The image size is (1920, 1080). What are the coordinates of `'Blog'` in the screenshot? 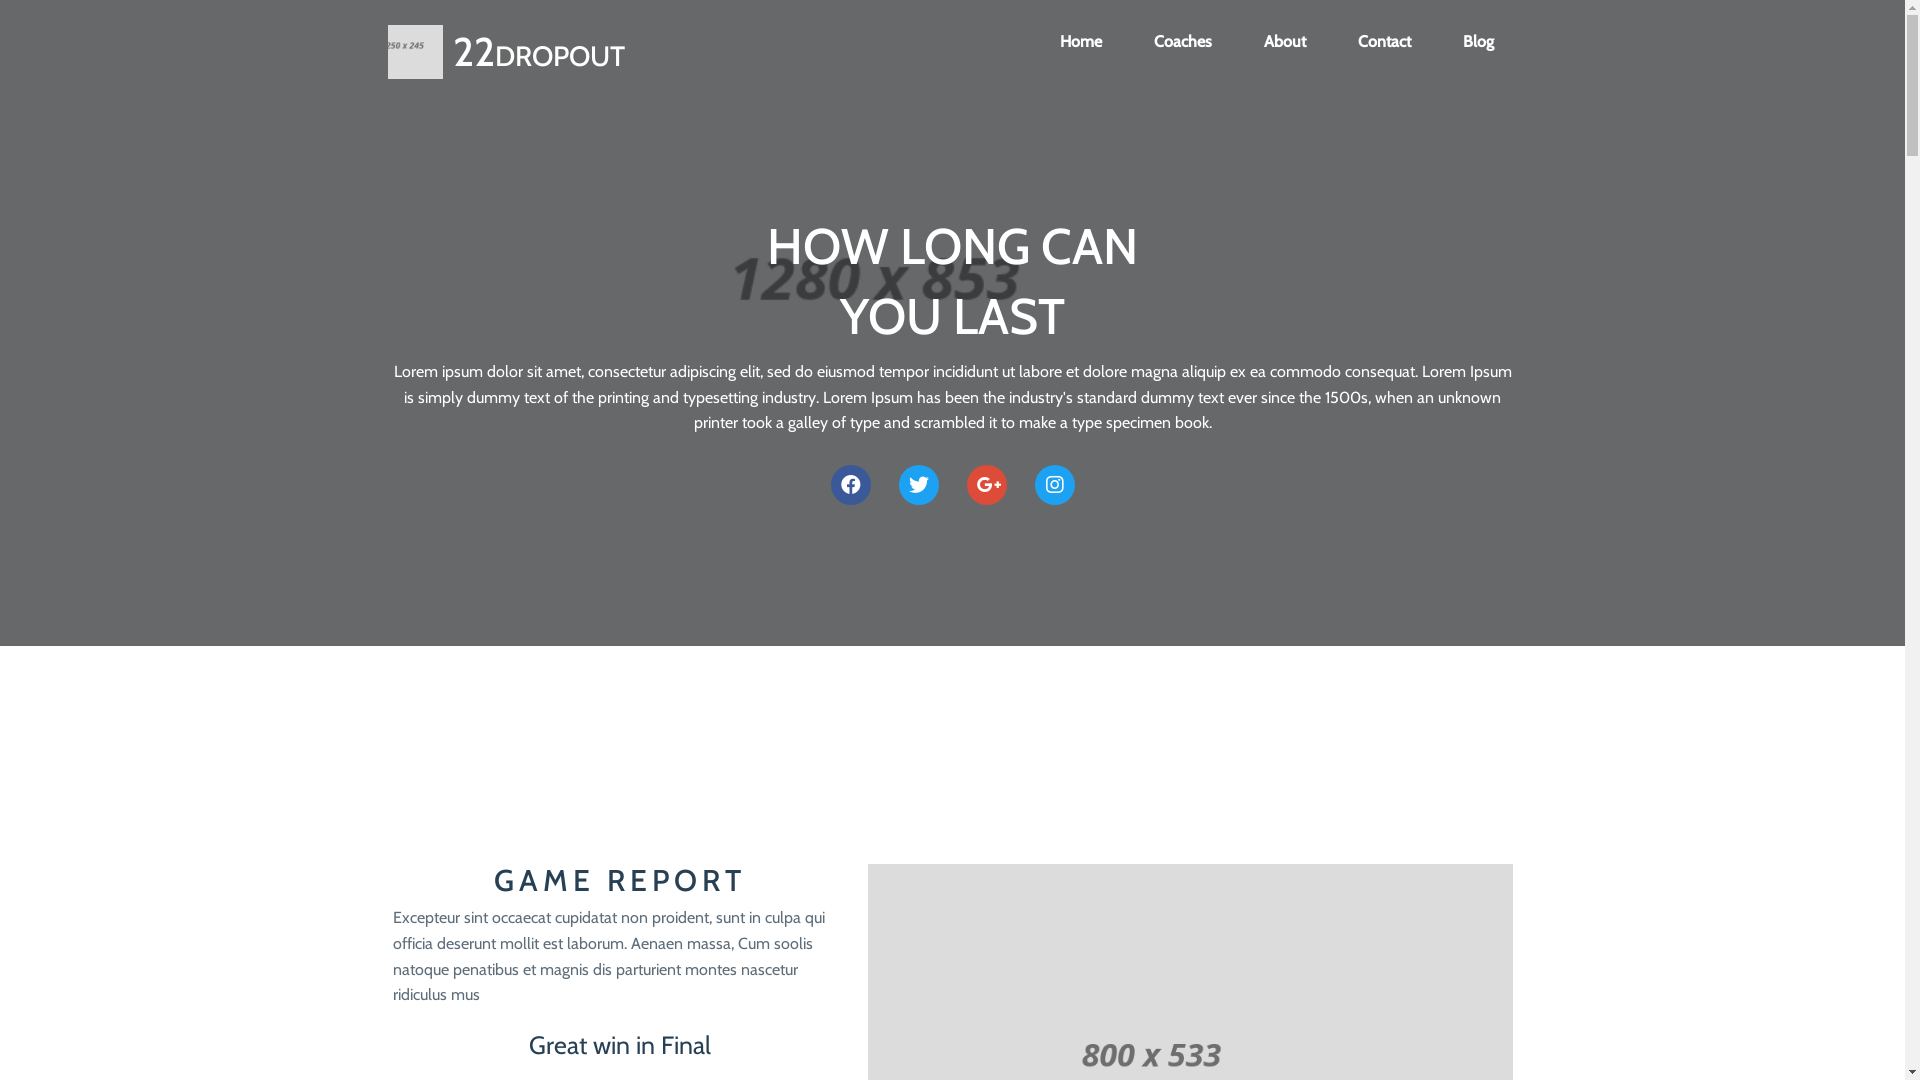 It's located at (1477, 42).